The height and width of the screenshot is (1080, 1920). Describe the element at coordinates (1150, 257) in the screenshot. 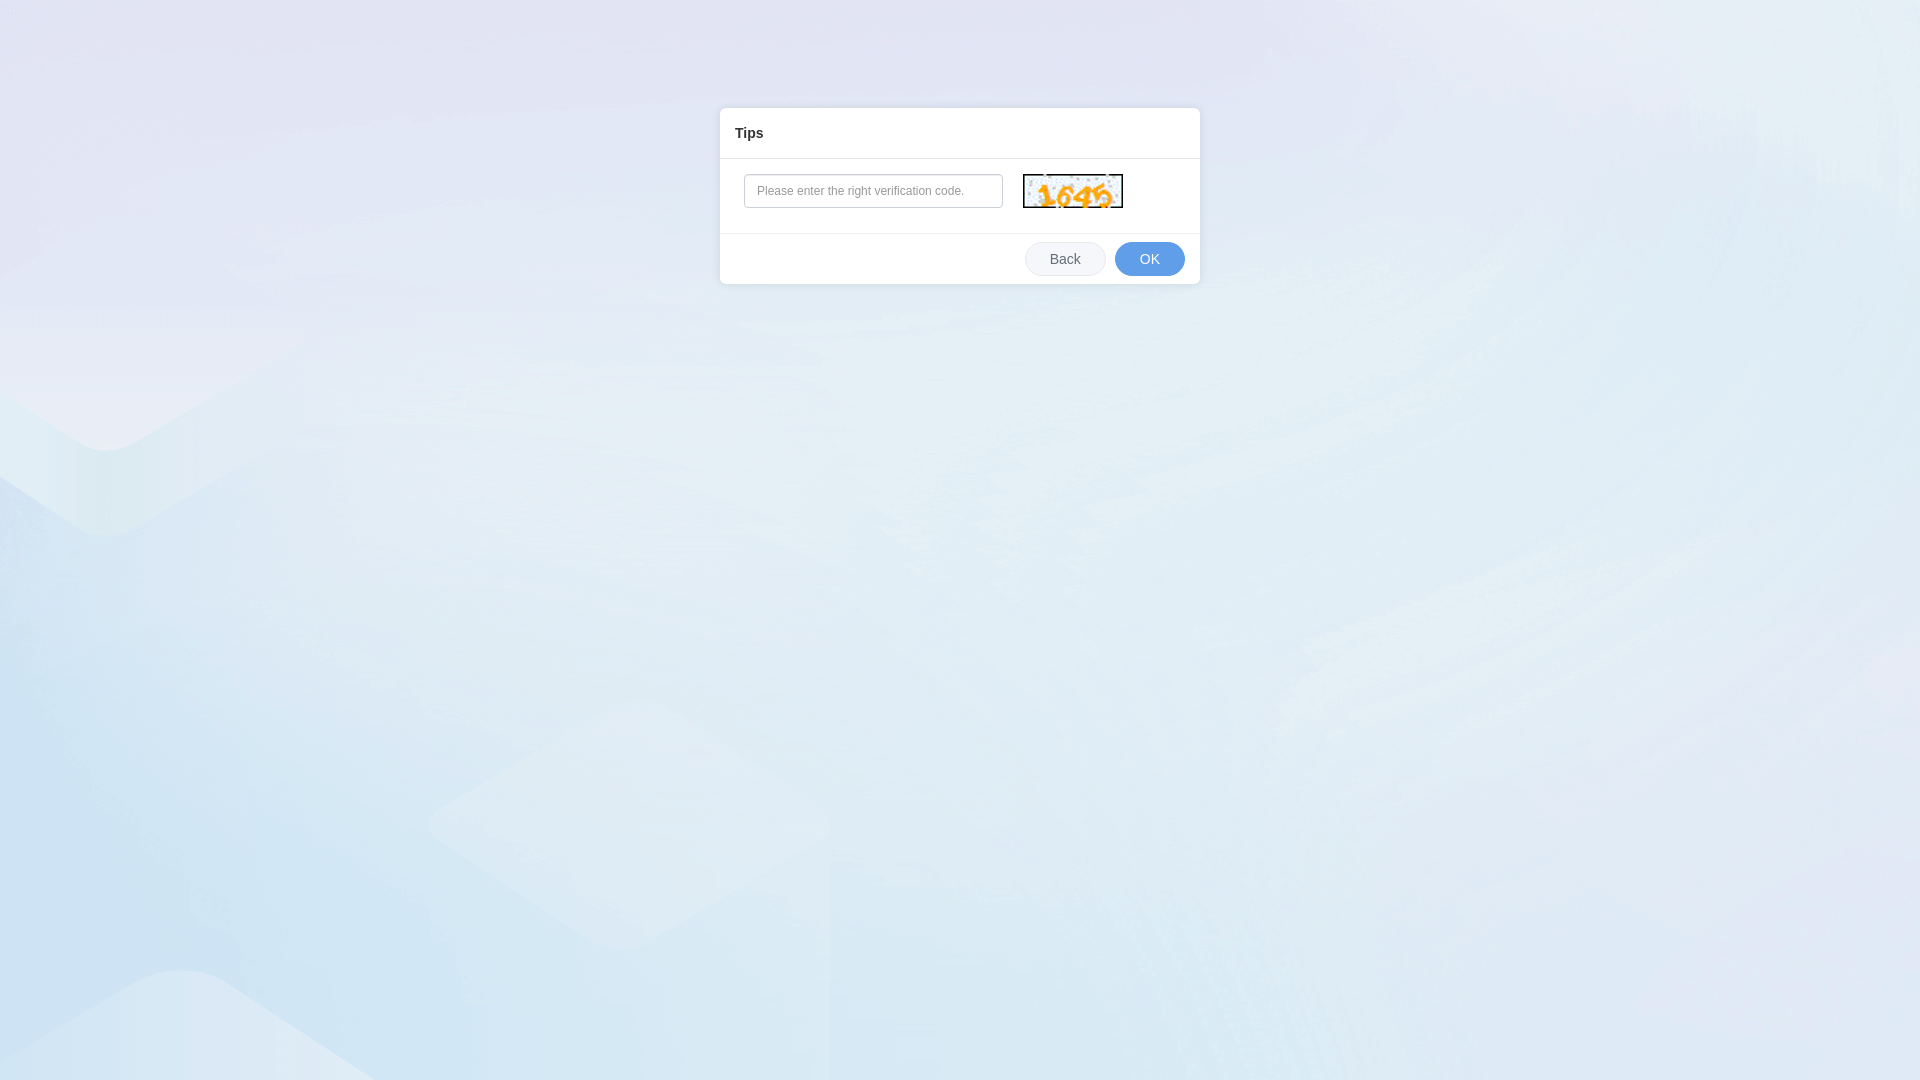

I see `'OK'` at that location.